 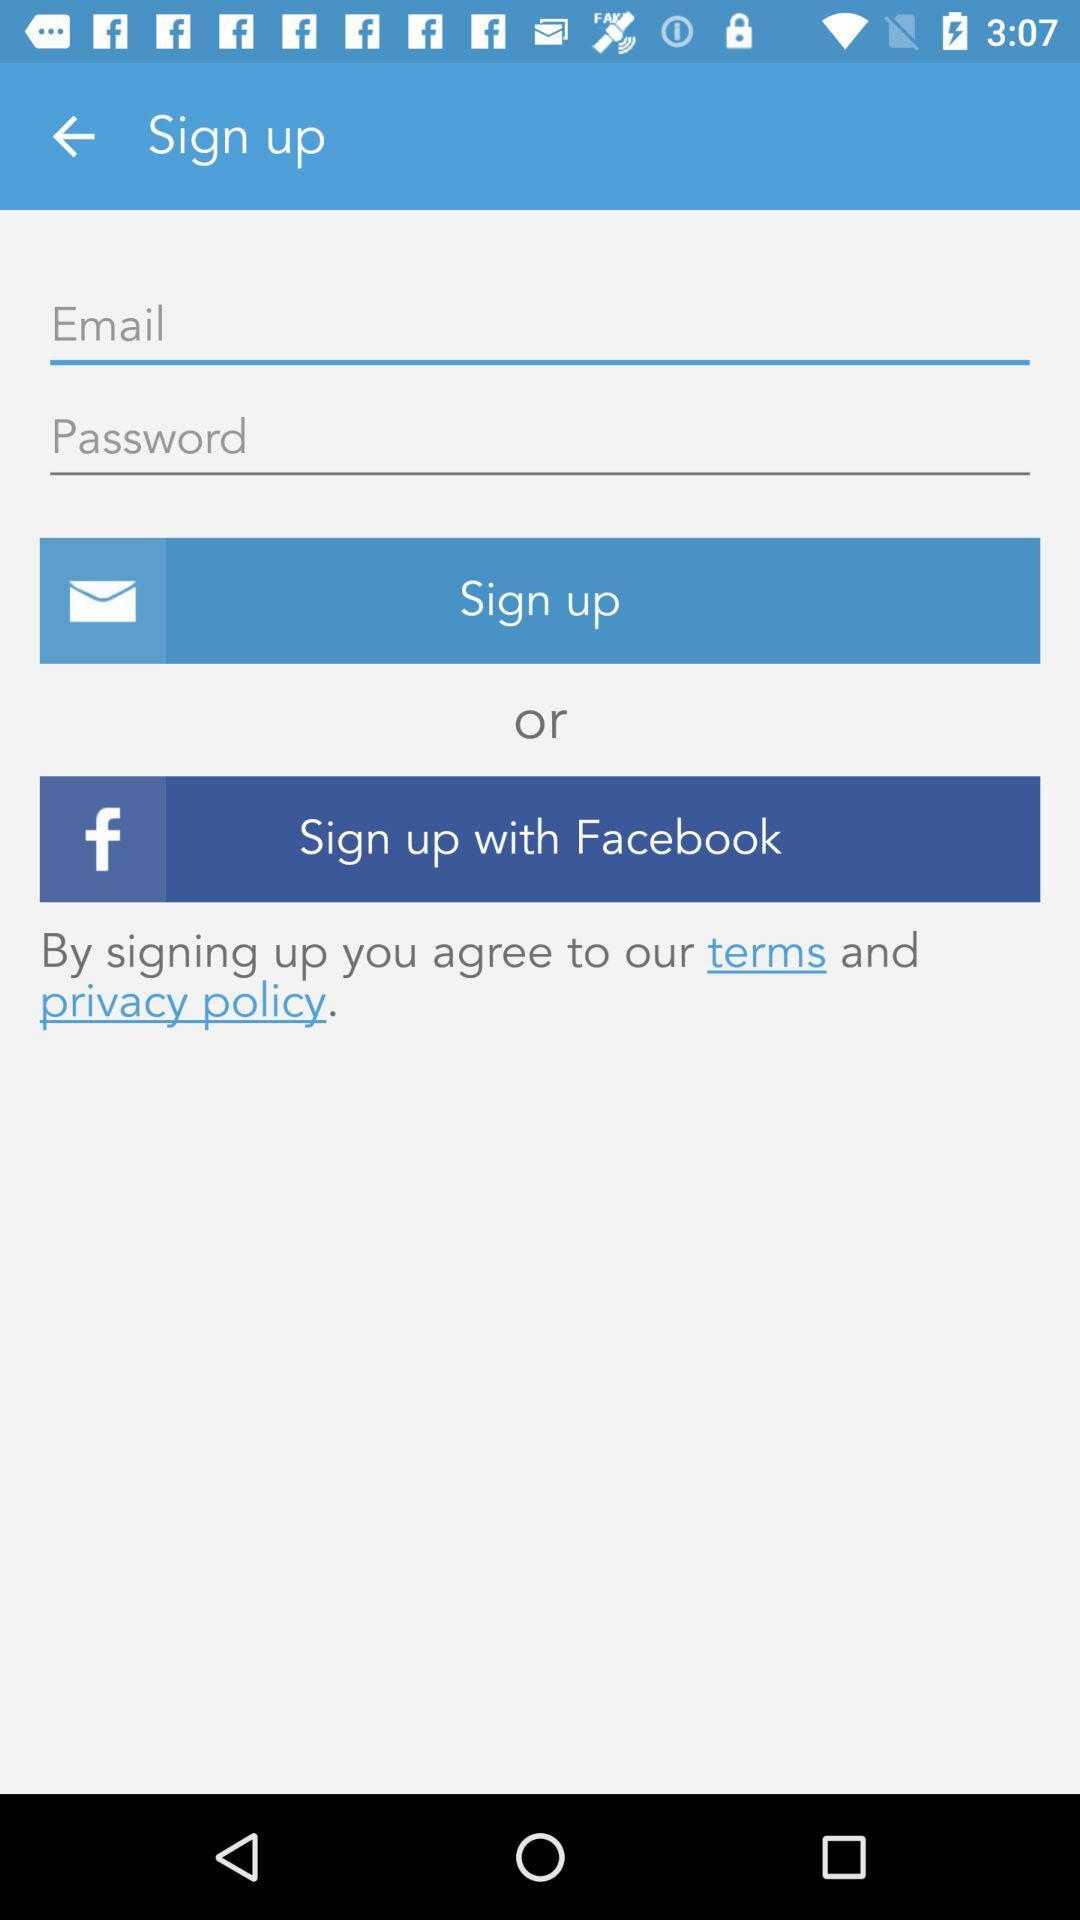 I want to click on by signing up item, so click(x=540, y=976).